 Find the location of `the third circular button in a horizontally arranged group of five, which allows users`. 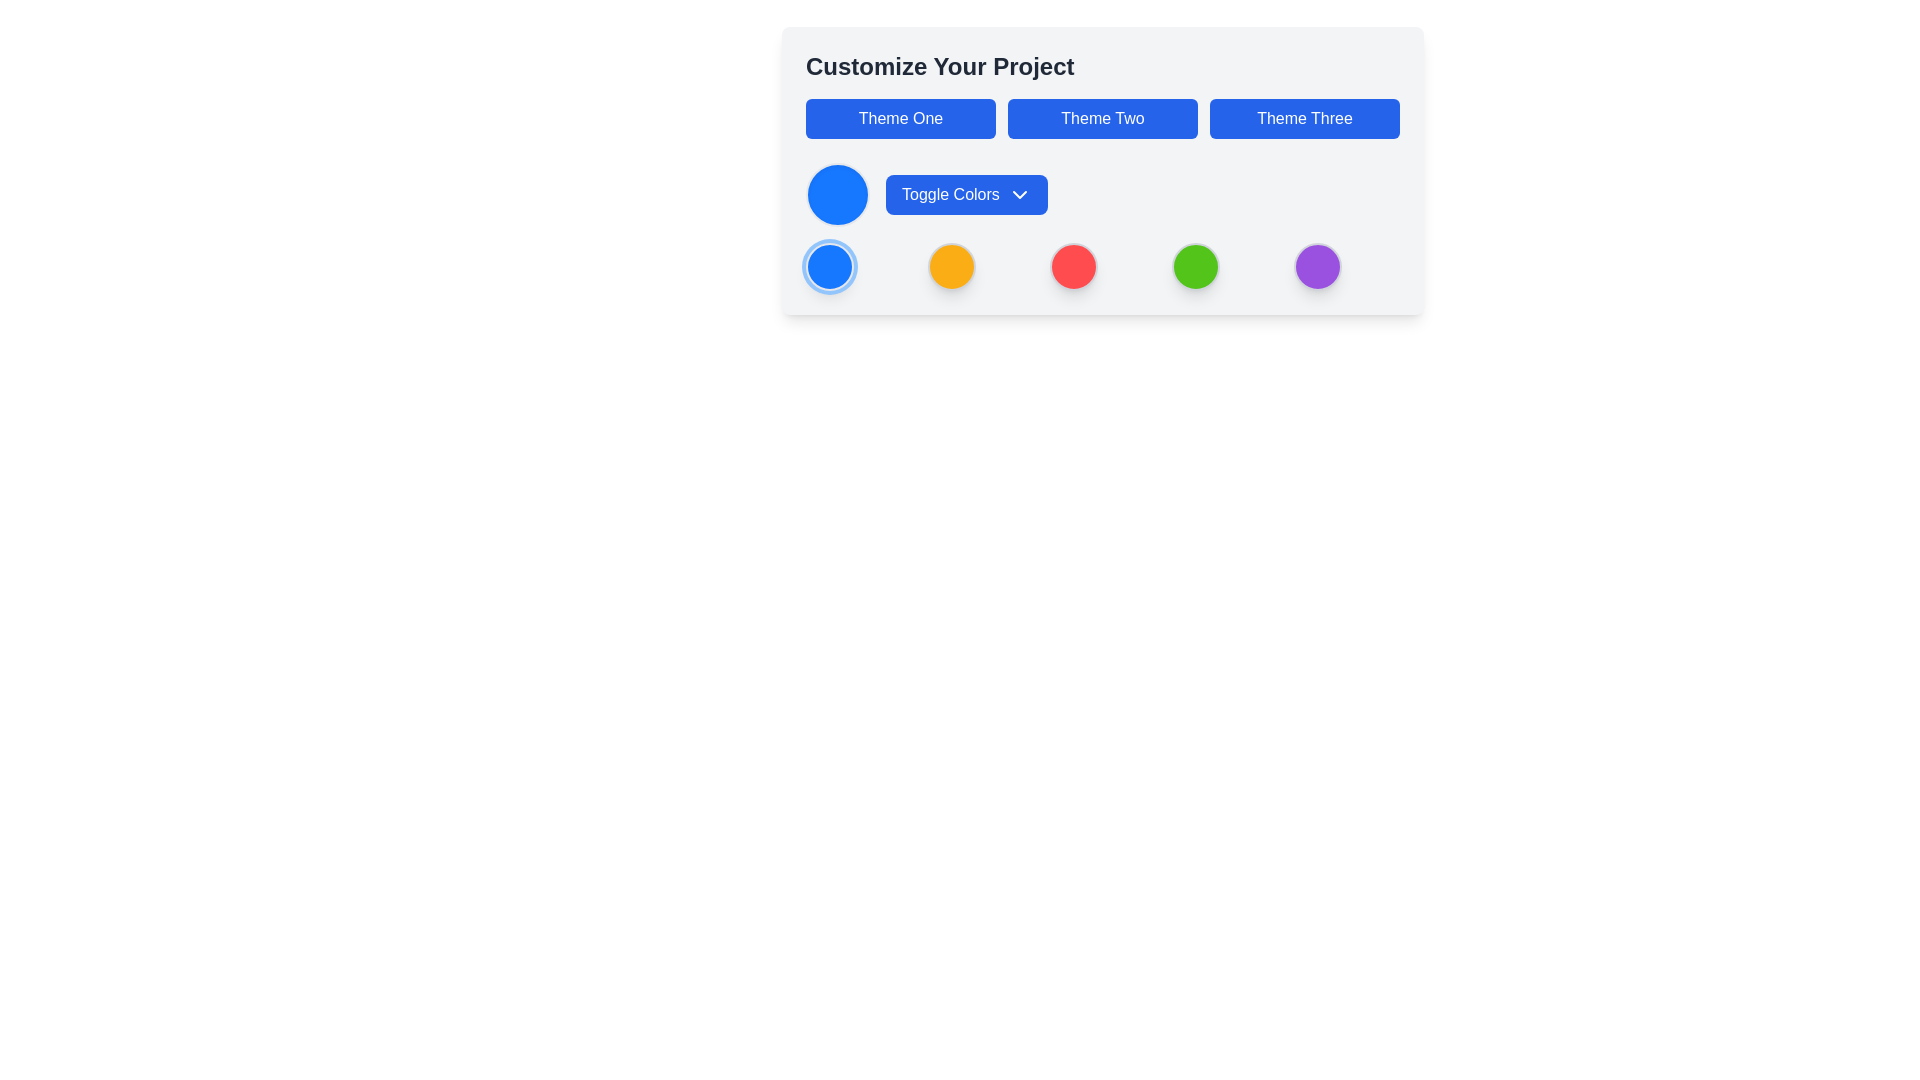

the third circular button in a horizontally arranged group of five, which allows users is located at coordinates (1073, 265).